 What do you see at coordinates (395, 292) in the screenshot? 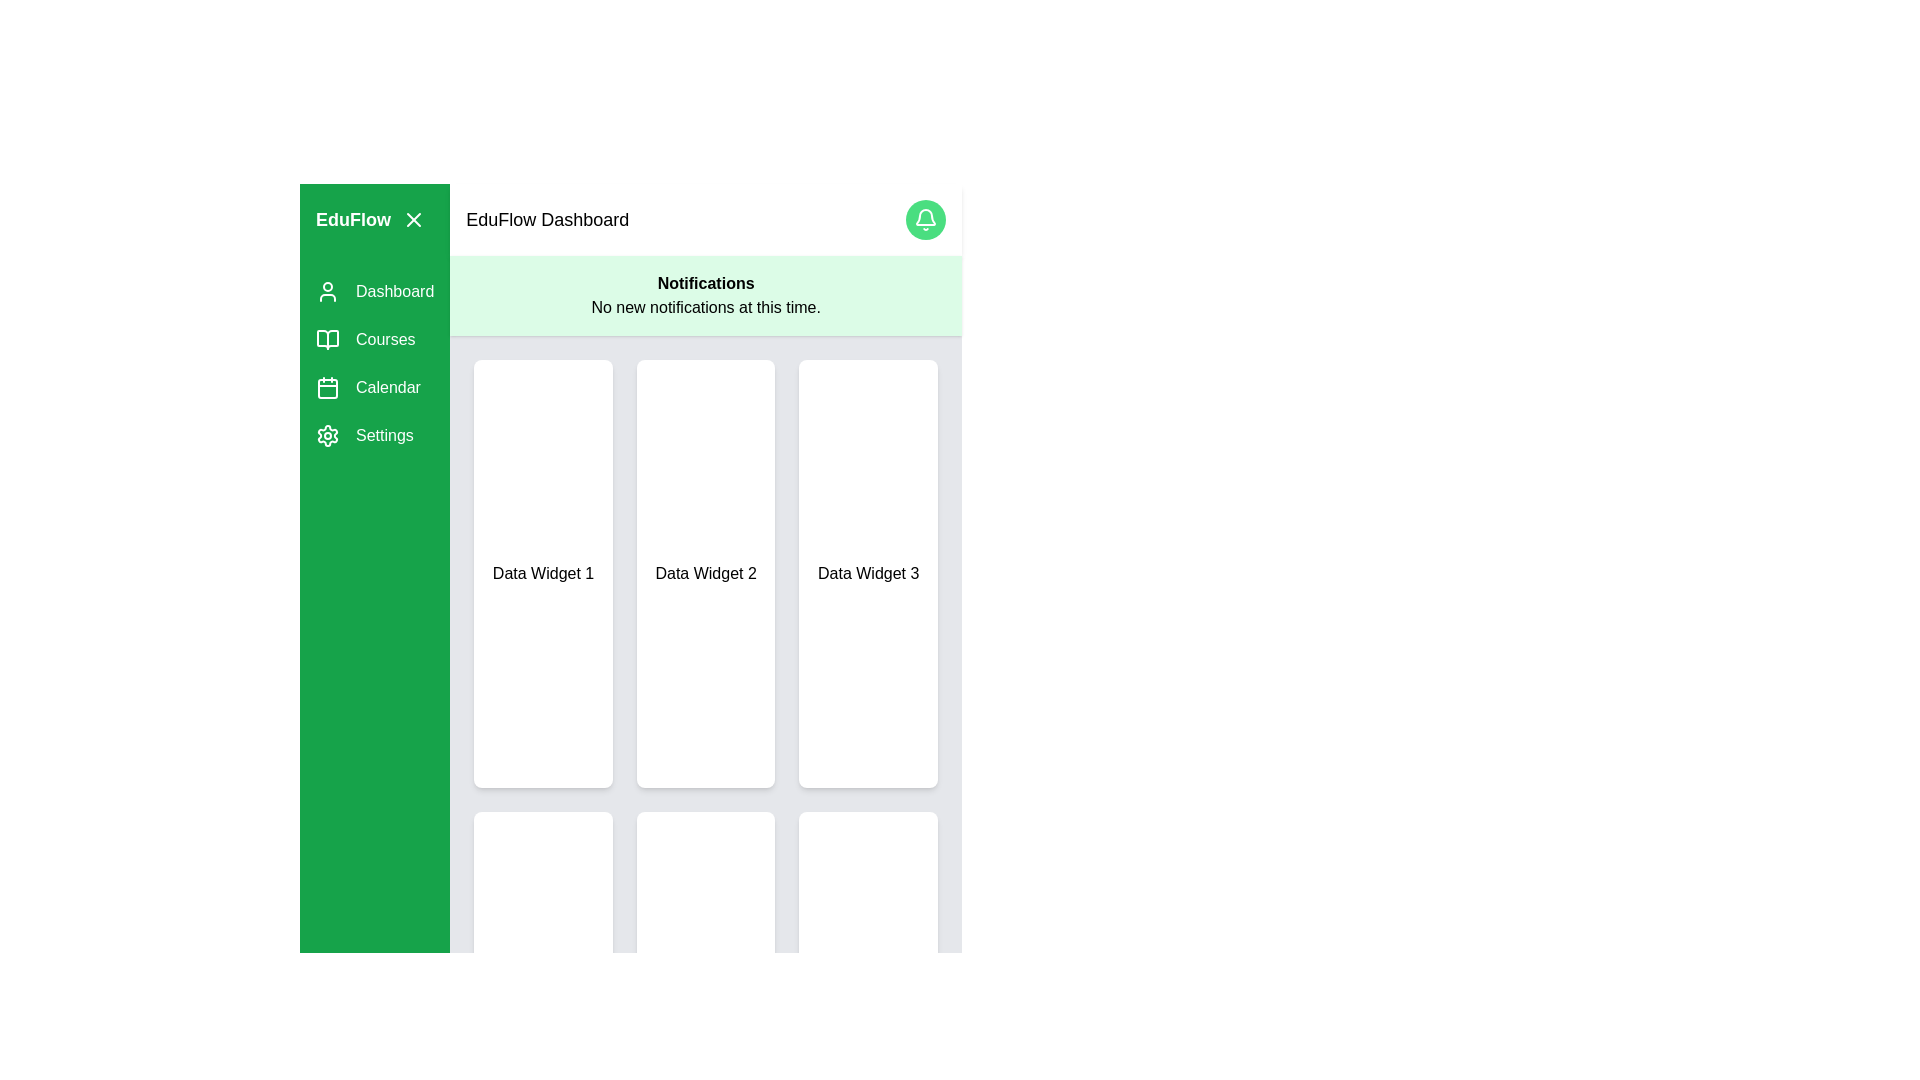
I see `the 'Dashboard' text label, which is styled in white bold text against a green background and is part of the left-hand side navigation menu` at bounding box center [395, 292].